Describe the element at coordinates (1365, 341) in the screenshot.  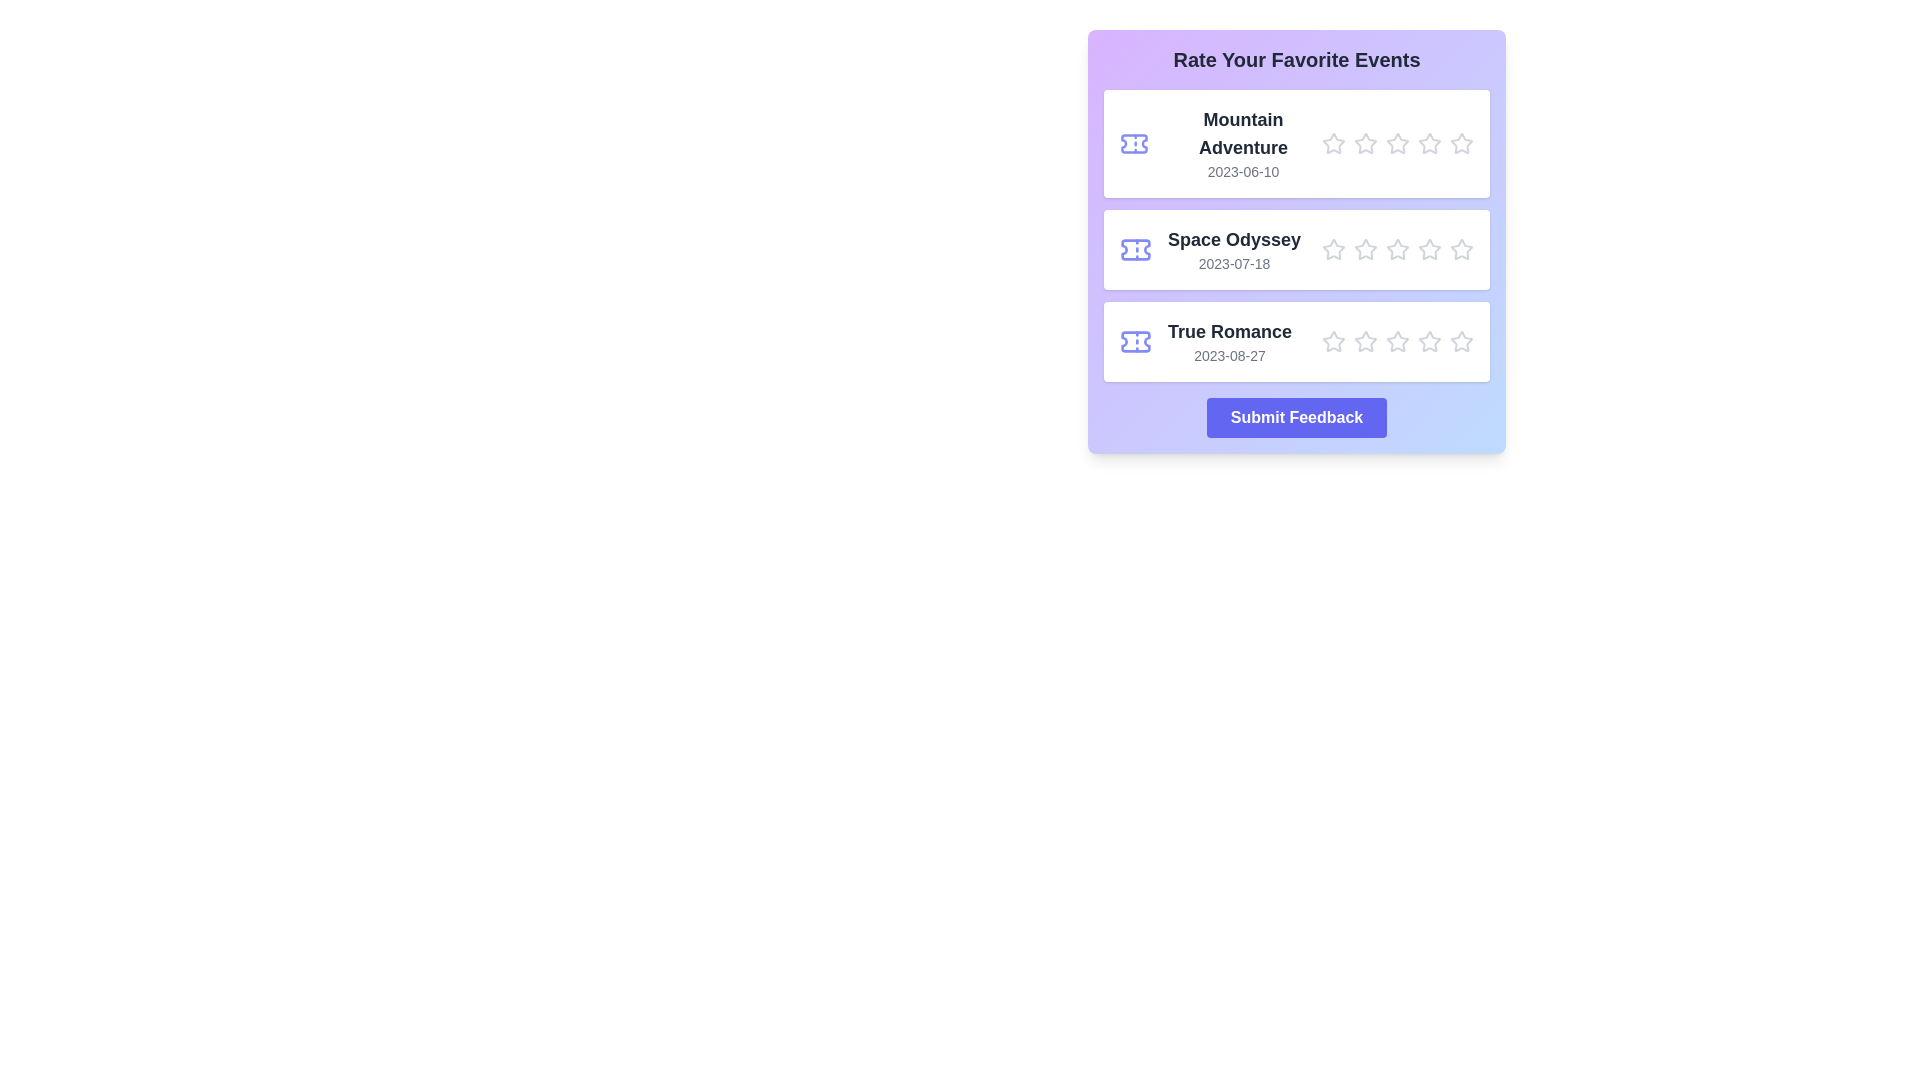
I see `the star corresponding to the rating 2 for the movie True Romance` at that location.